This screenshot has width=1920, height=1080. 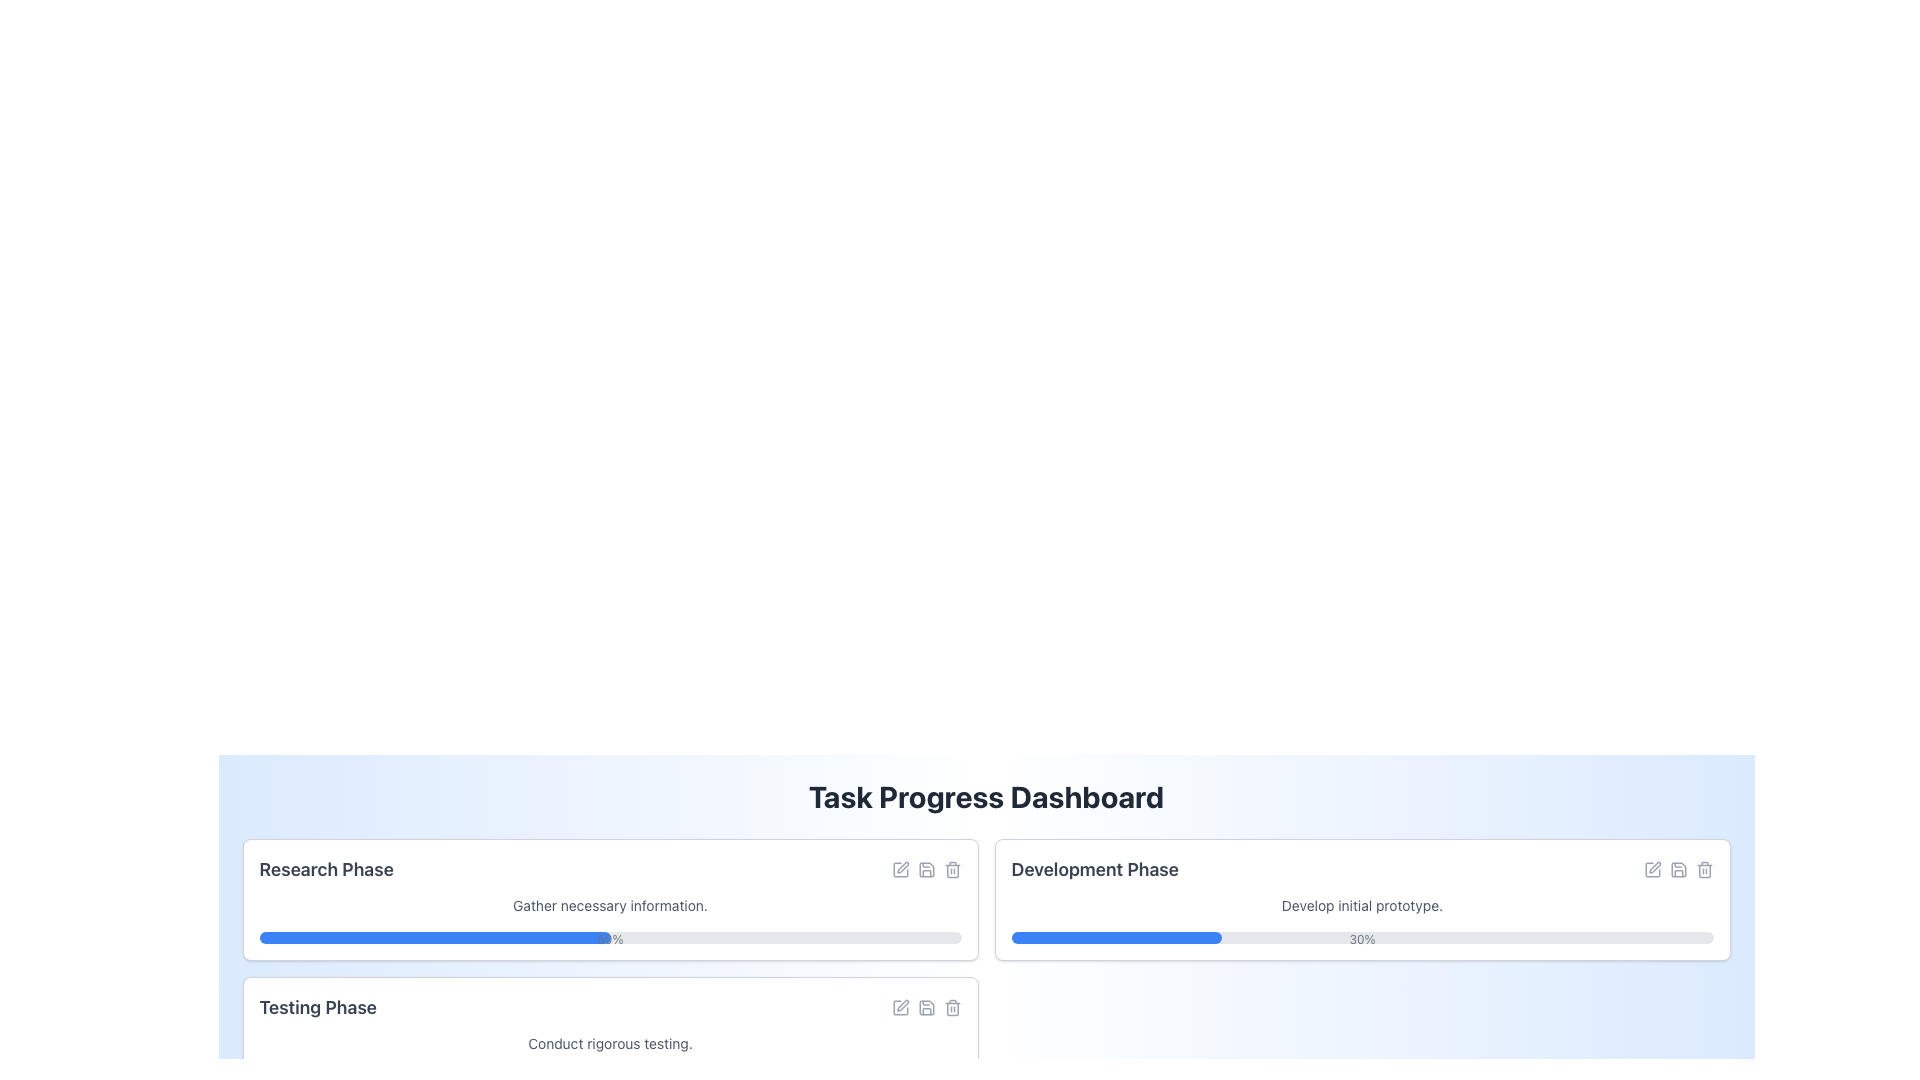 What do you see at coordinates (609, 1043) in the screenshot?
I see `the static text element displaying 'Conduct rigorous testing.' located below the heading 'Testing Phase' in the task progress dashboard` at bounding box center [609, 1043].